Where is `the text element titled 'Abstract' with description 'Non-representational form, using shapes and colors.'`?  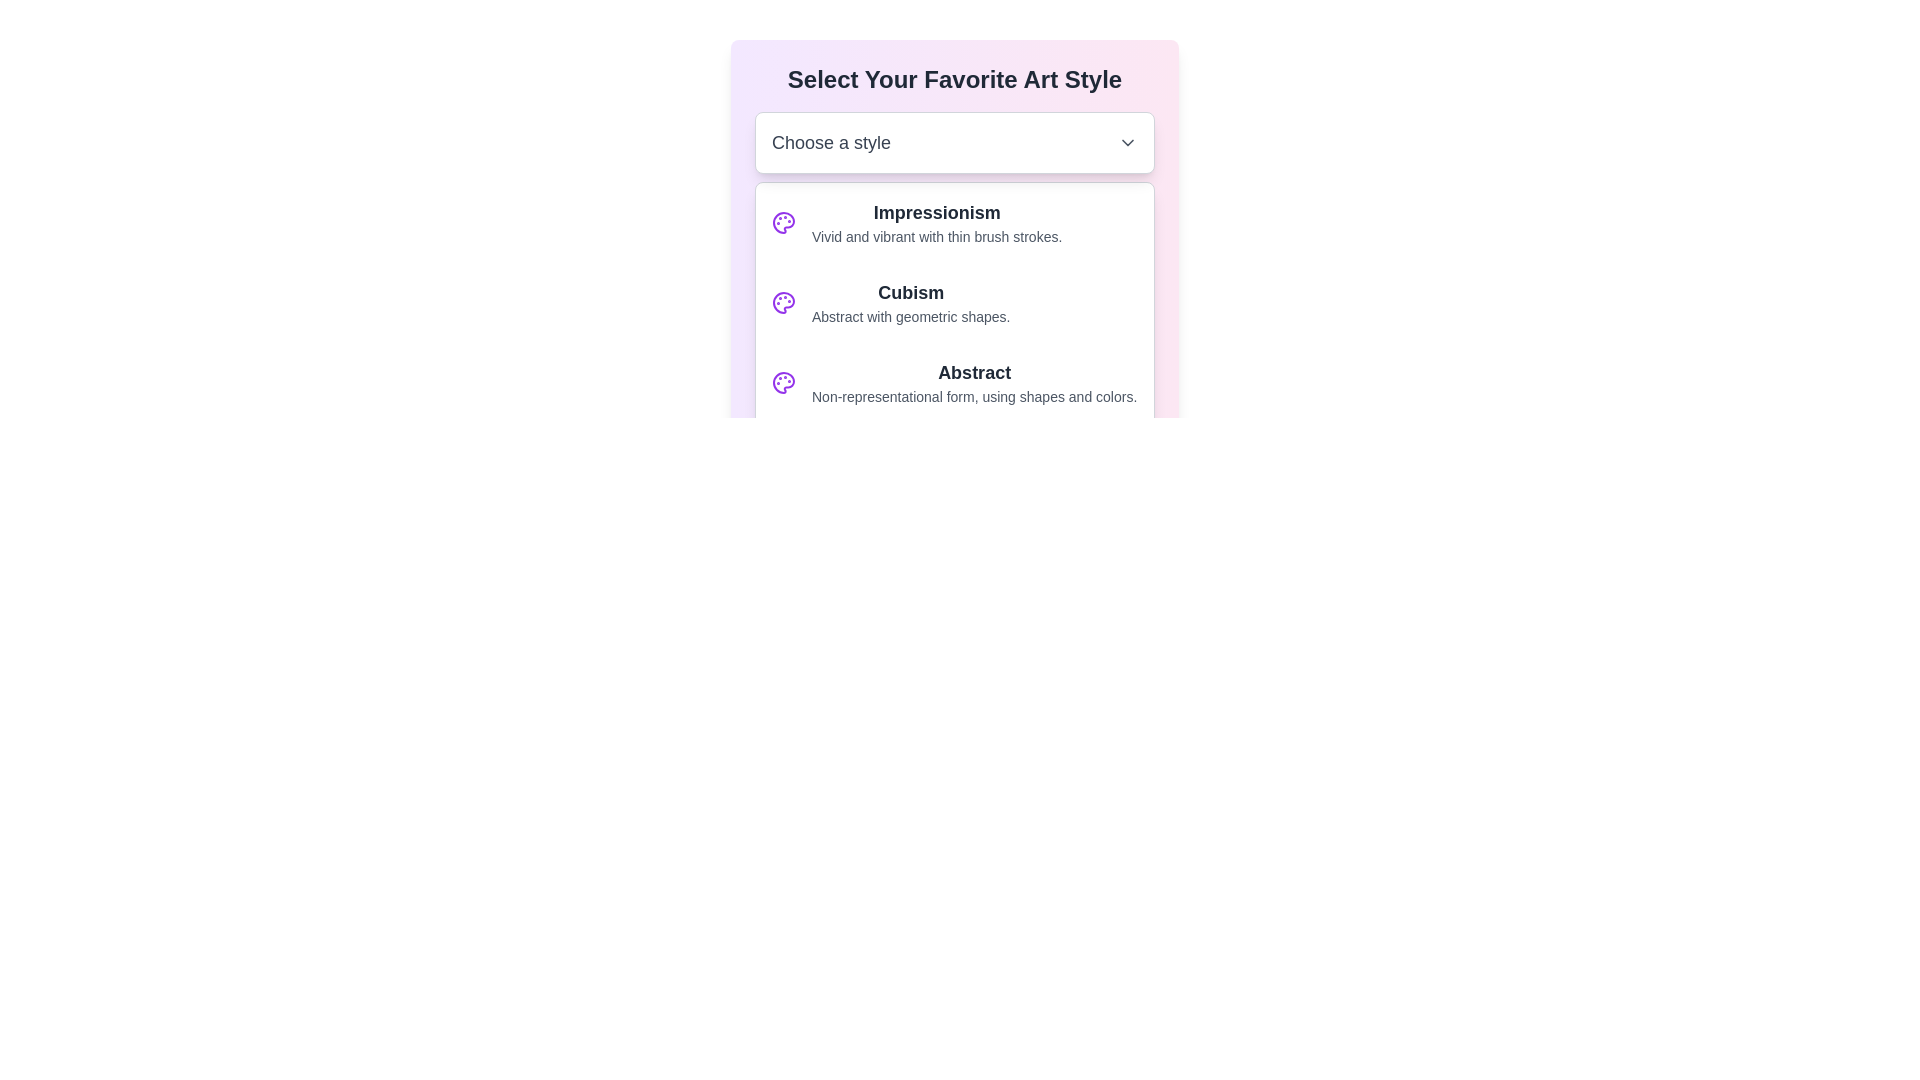
the text element titled 'Abstract' with description 'Non-representational form, using shapes and colors.' is located at coordinates (974, 382).